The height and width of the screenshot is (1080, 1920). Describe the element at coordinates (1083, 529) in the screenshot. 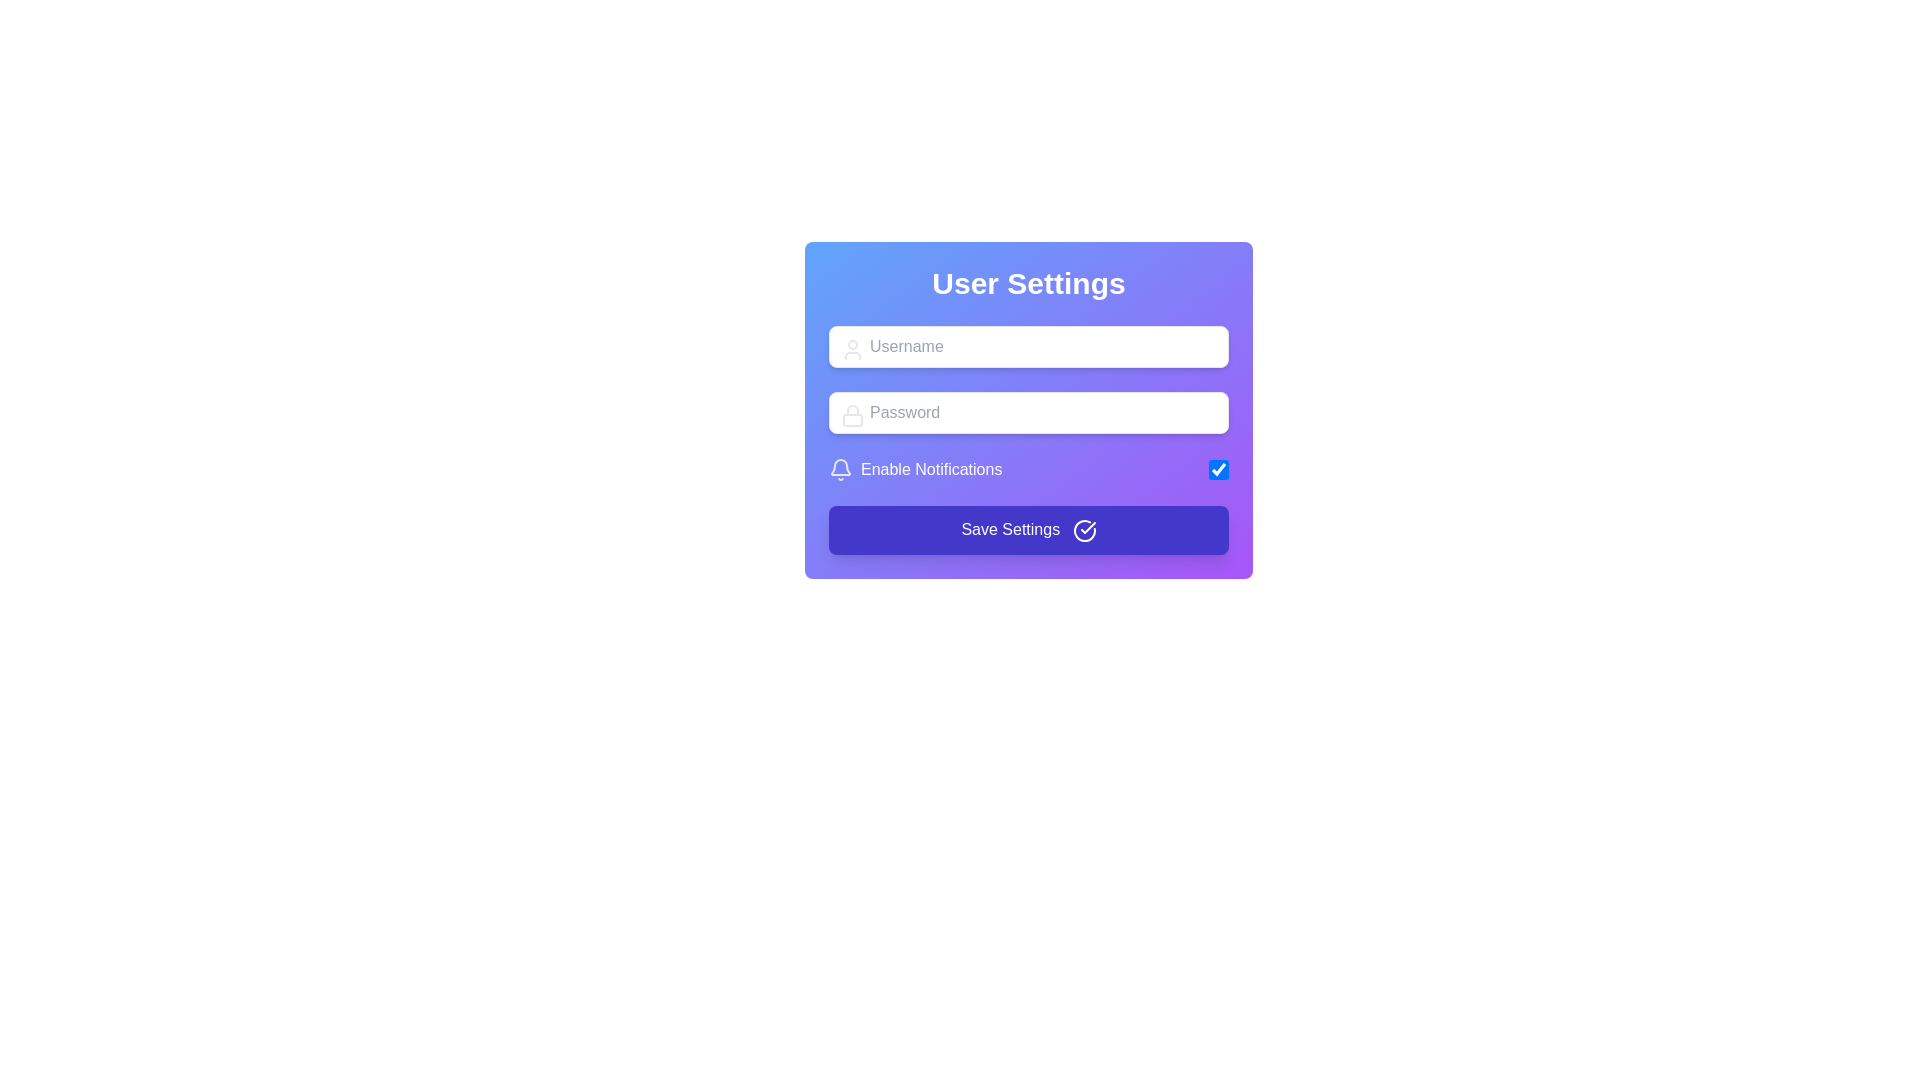

I see `circular graphical component rendered as part of an SVG located in the bottom-right corner of the 'Save Settings' button using developer tools` at that location.